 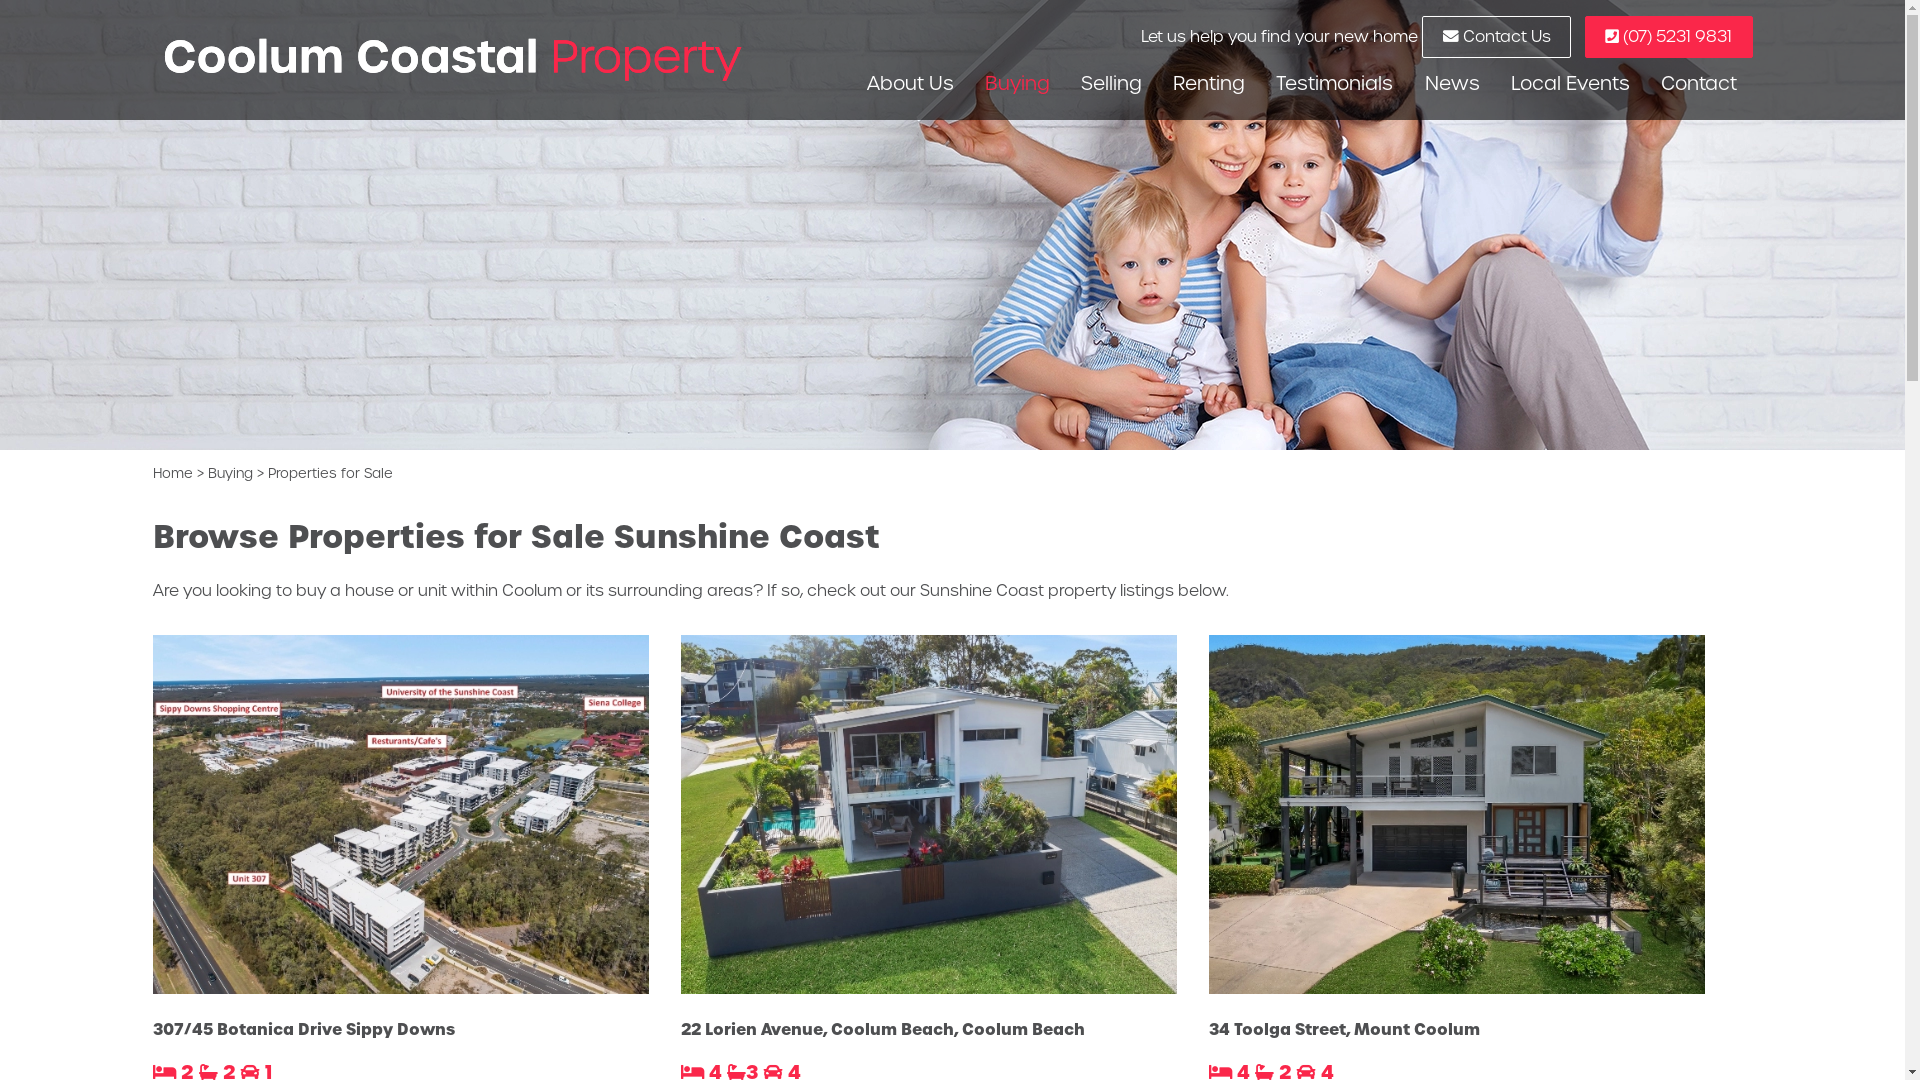 I want to click on 'Buying', so click(x=207, y=473).